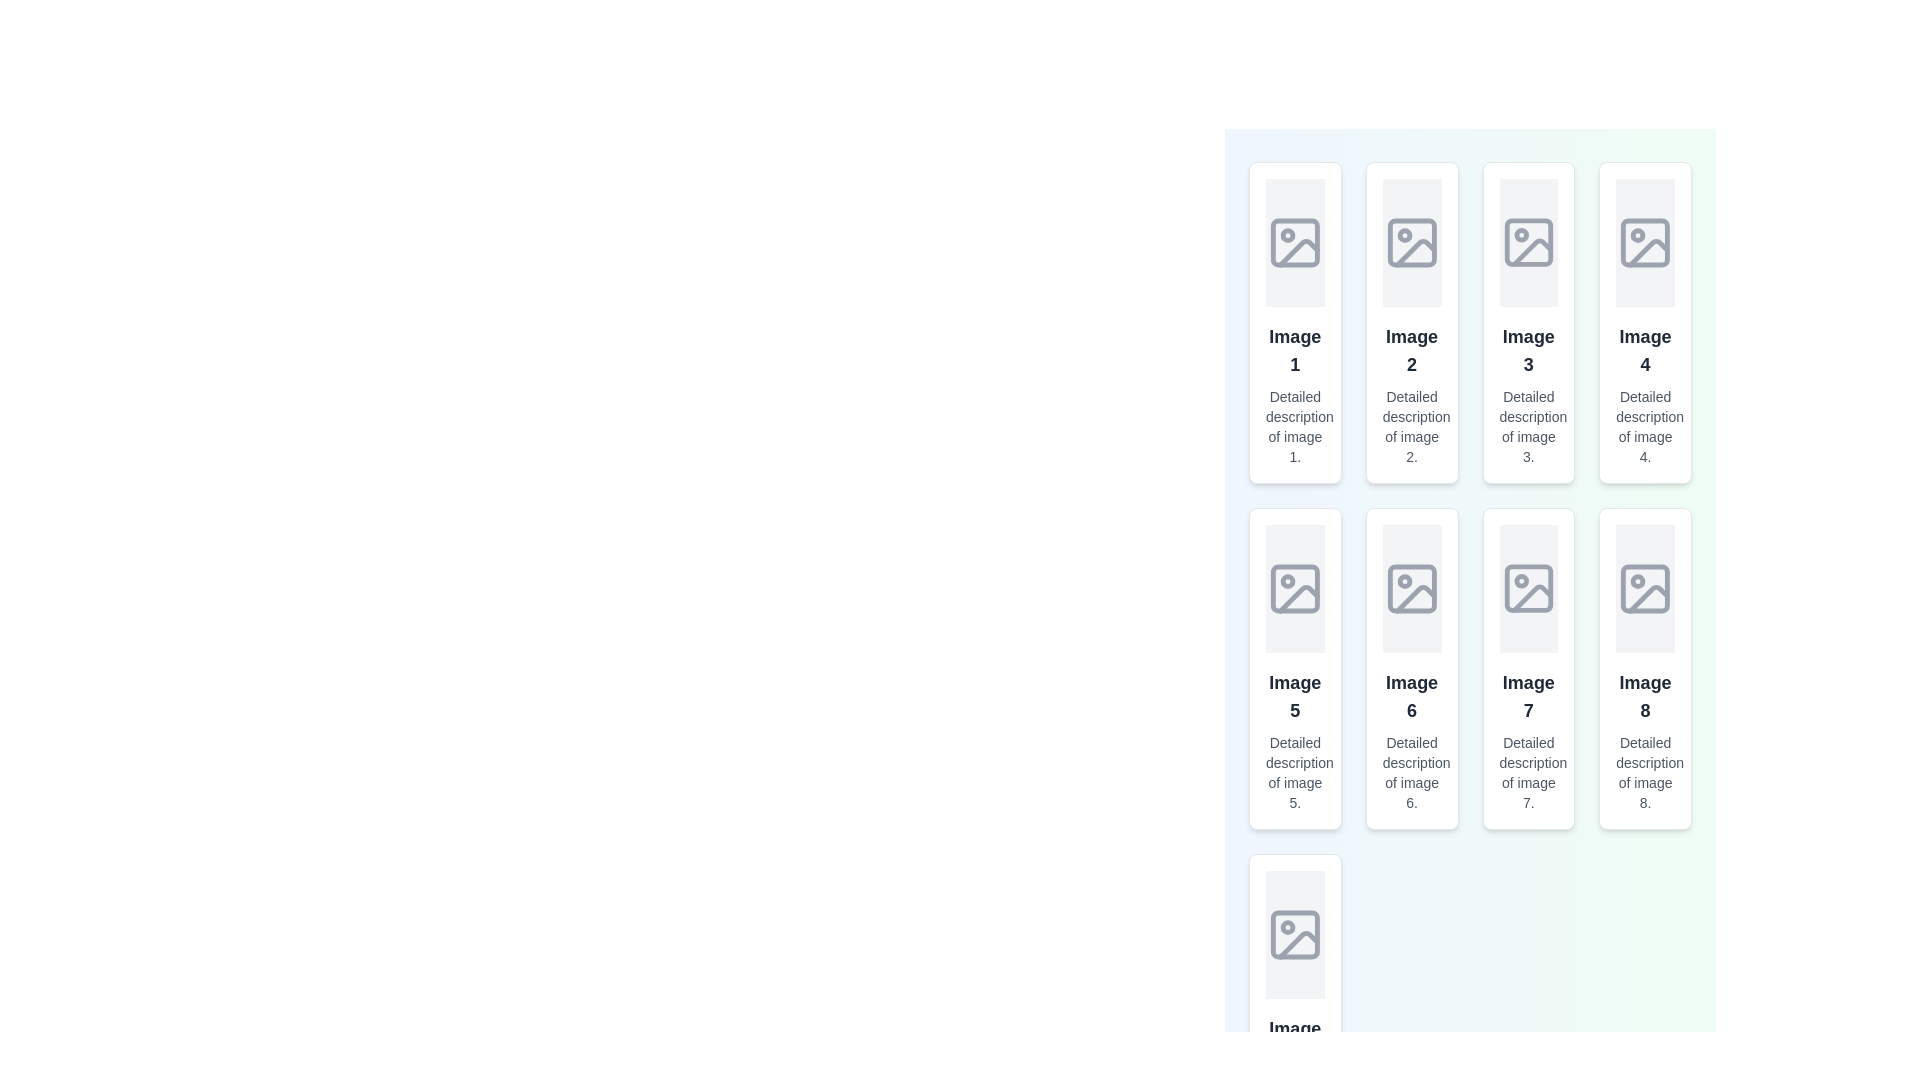 The image size is (1920, 1080). What do you see at coordinates (1645, 588) in the screenshot?
I see `the visual representation of the SVG rectangle that is part of the image placeholder icon located in the eighth item of the grid layout, specifically in the last column of the second row` at bounding box center [1645, 588].